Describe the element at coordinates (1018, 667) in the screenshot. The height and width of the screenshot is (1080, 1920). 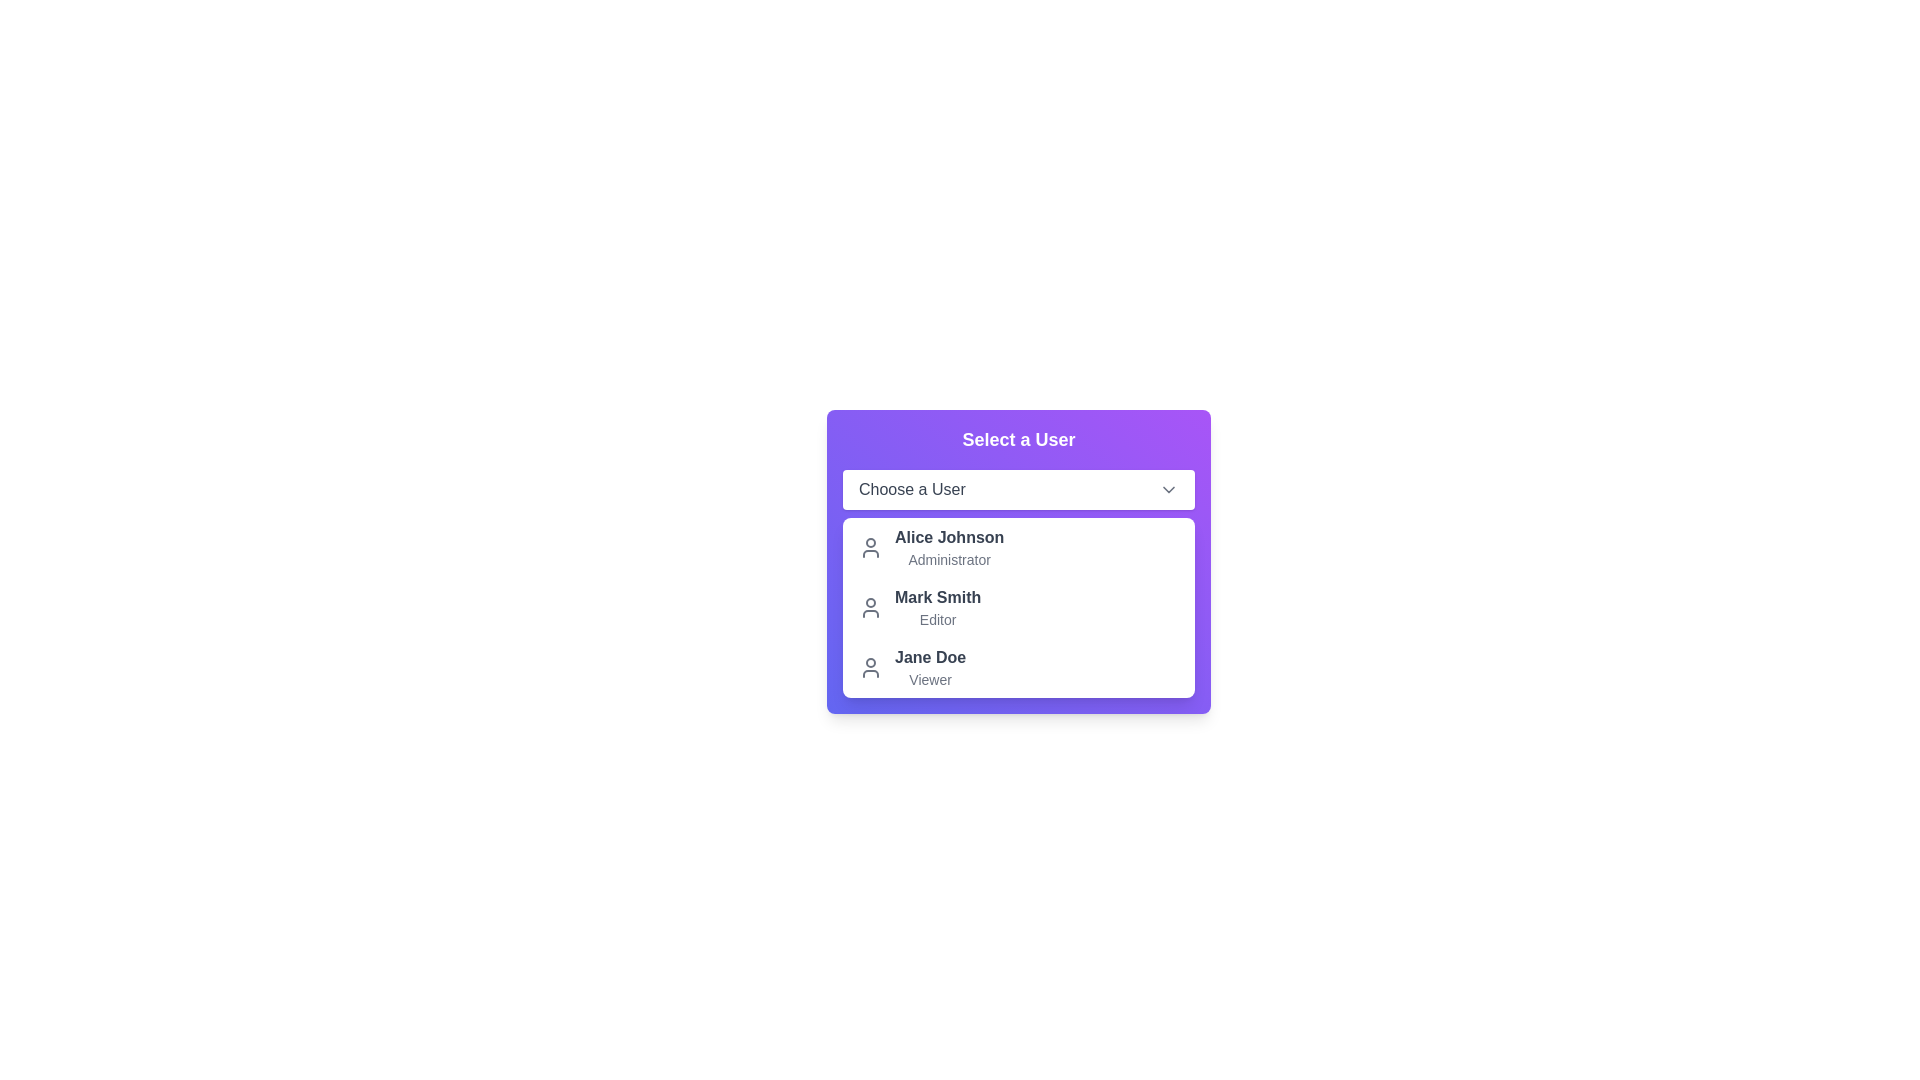
I see `the list item labeled 'Jane Doe' with the role 'Viewer'` at that location.